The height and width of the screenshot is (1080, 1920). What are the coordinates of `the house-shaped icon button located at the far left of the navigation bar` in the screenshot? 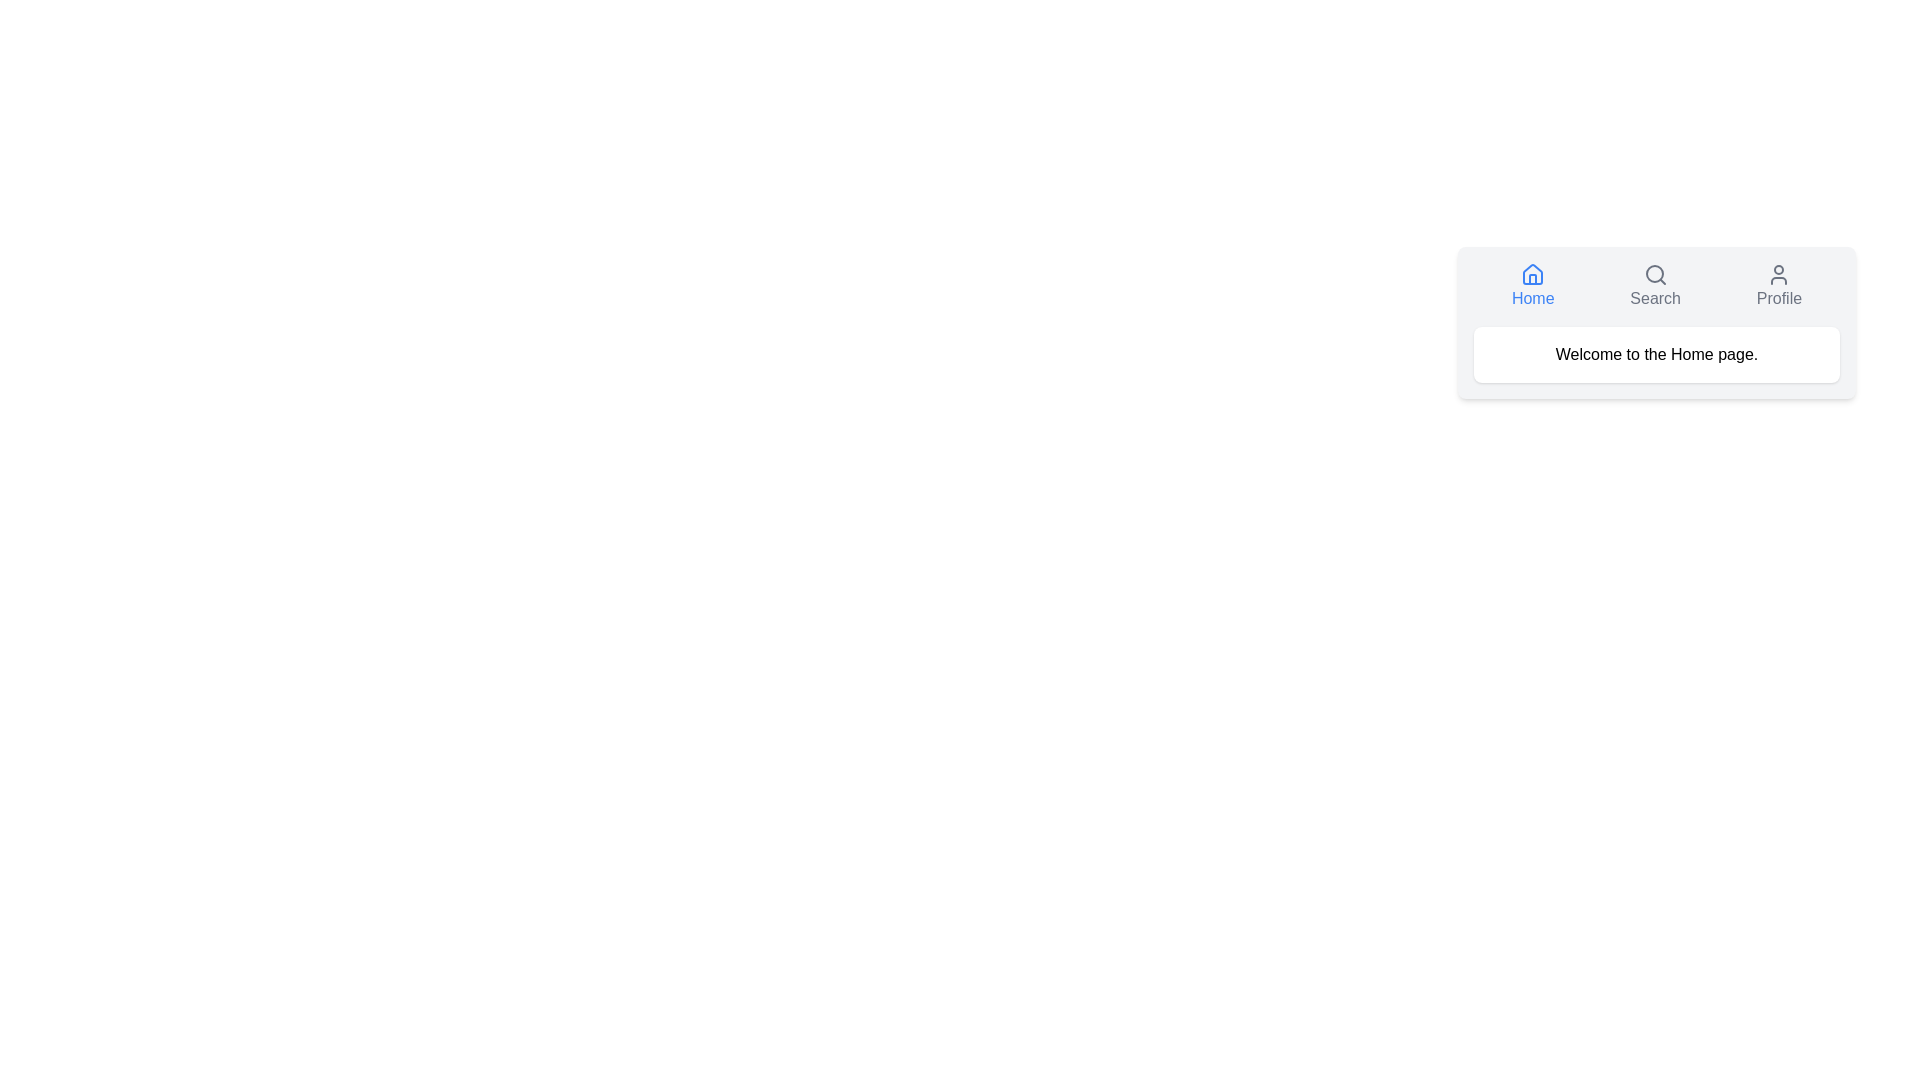 It's located at (1532, 274).